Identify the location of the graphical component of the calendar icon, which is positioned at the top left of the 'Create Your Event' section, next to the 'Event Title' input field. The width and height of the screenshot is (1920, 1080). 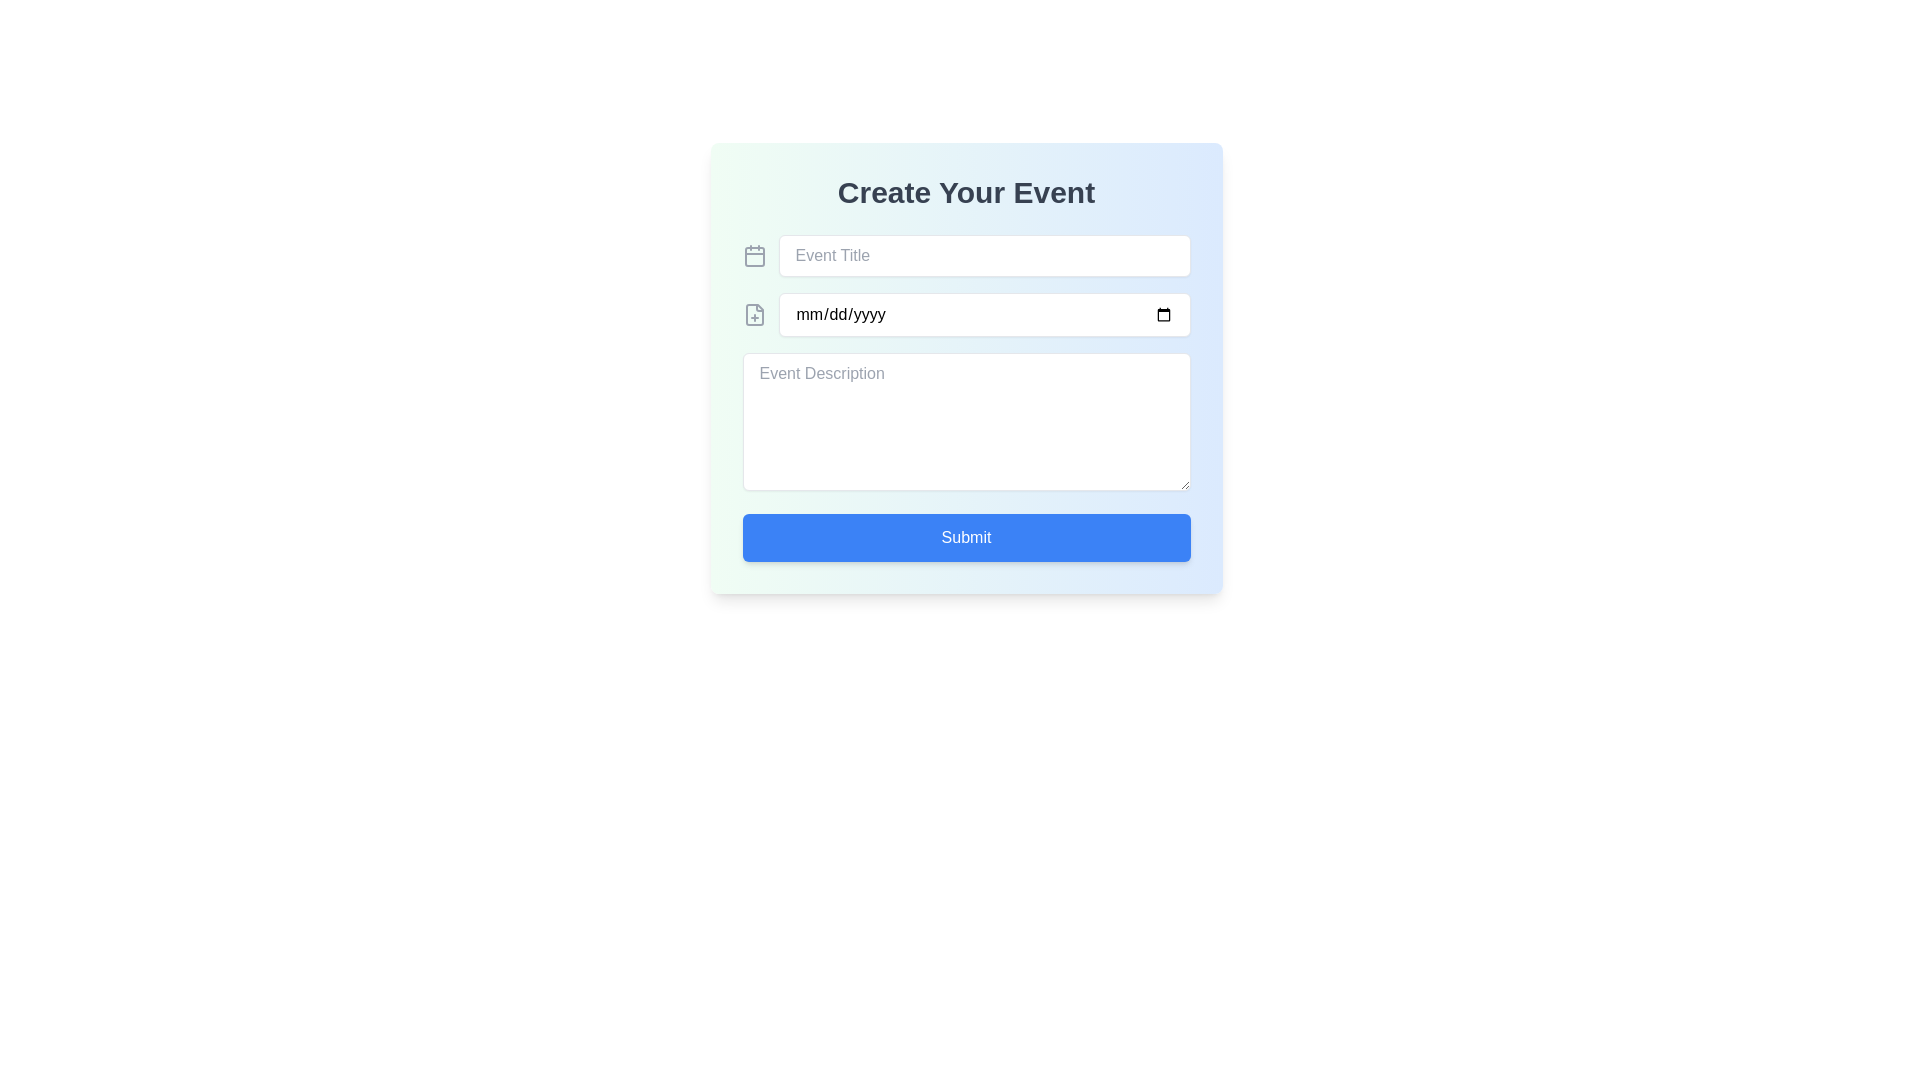
(753, 256).